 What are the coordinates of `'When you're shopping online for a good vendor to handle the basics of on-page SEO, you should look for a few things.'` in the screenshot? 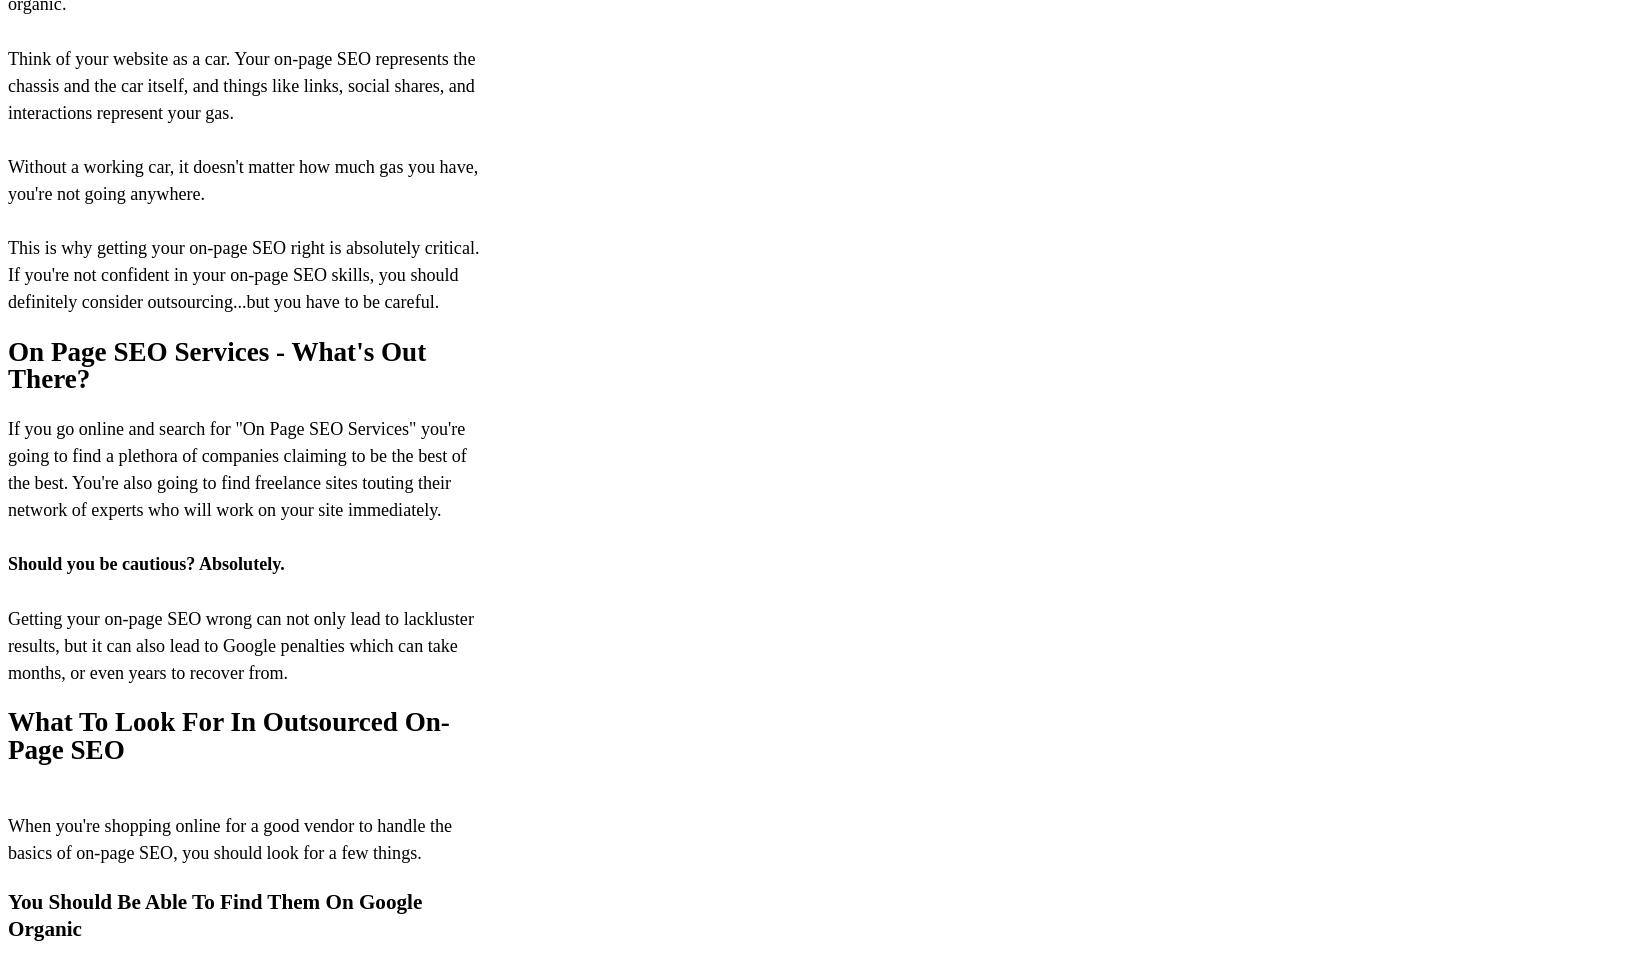 It's located at (230, 838).